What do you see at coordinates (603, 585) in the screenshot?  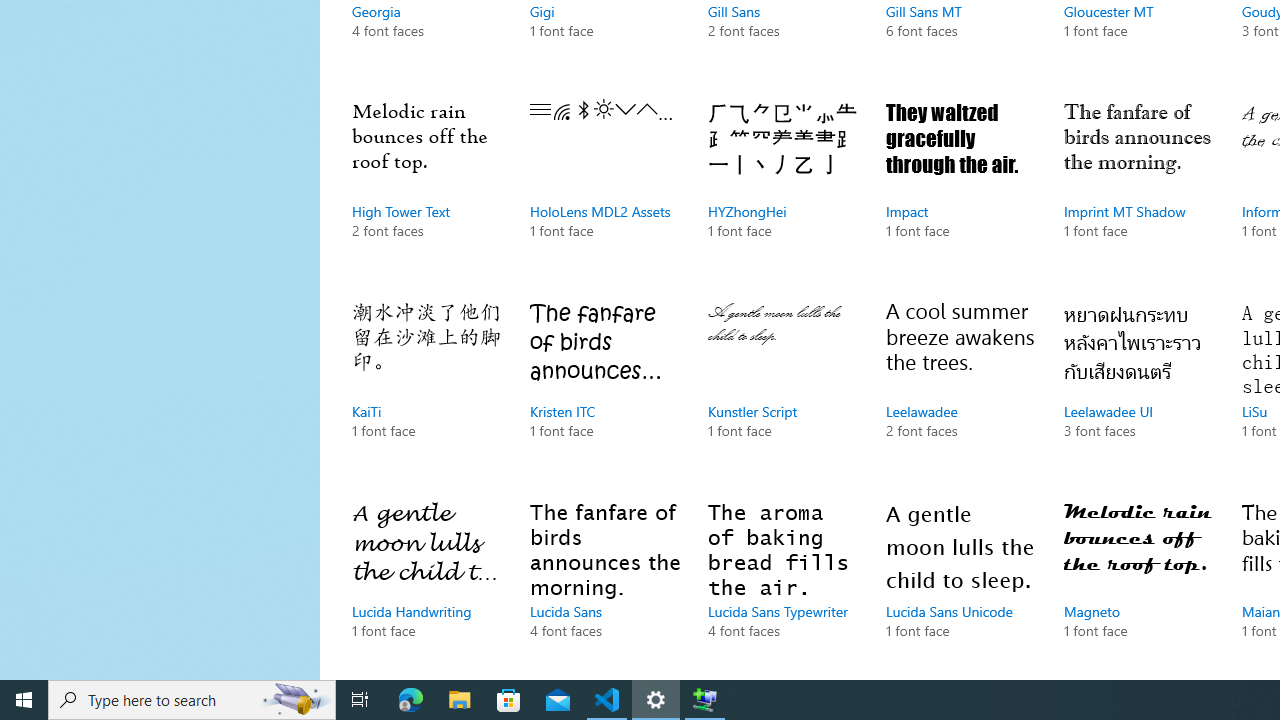 I see `'Lucida Sans, 4 font faces'` at bounding box center [603, 585].